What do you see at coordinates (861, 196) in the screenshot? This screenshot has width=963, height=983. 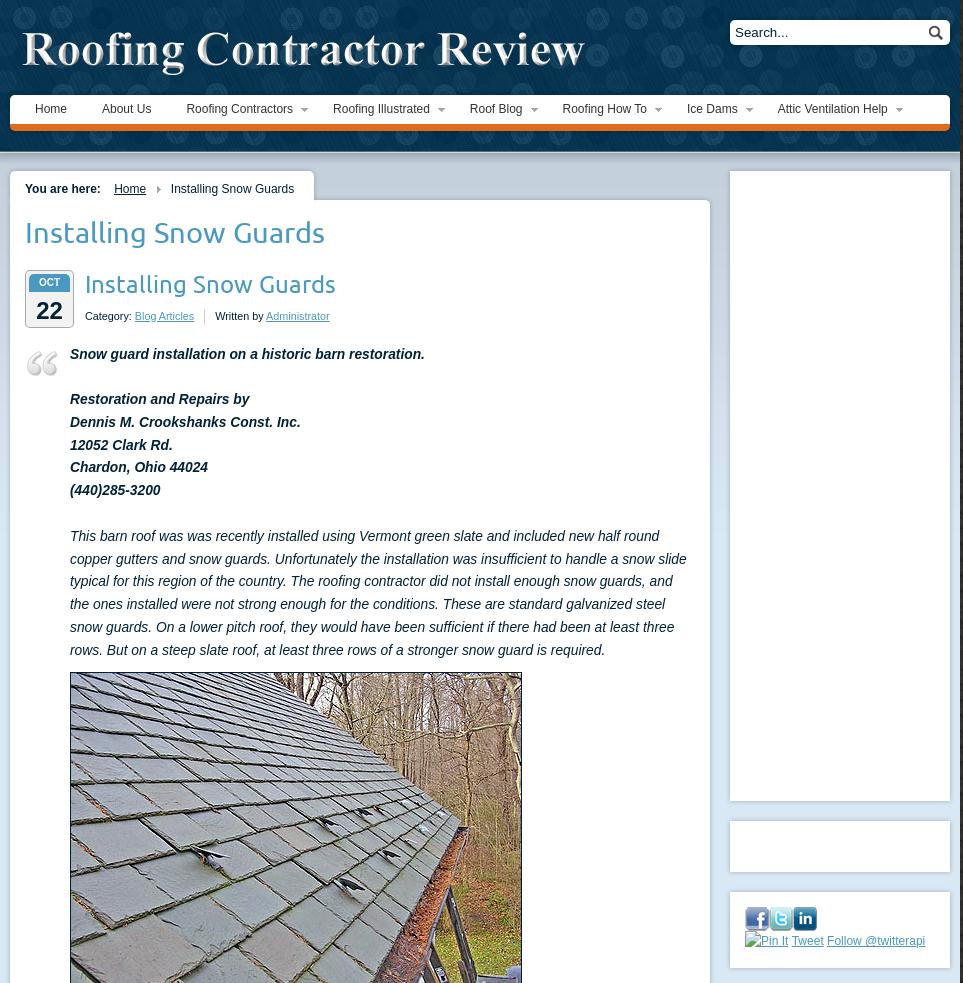 I see `'Soffit Vents and Attic Ventilation'` at bounding box center [861, 196].